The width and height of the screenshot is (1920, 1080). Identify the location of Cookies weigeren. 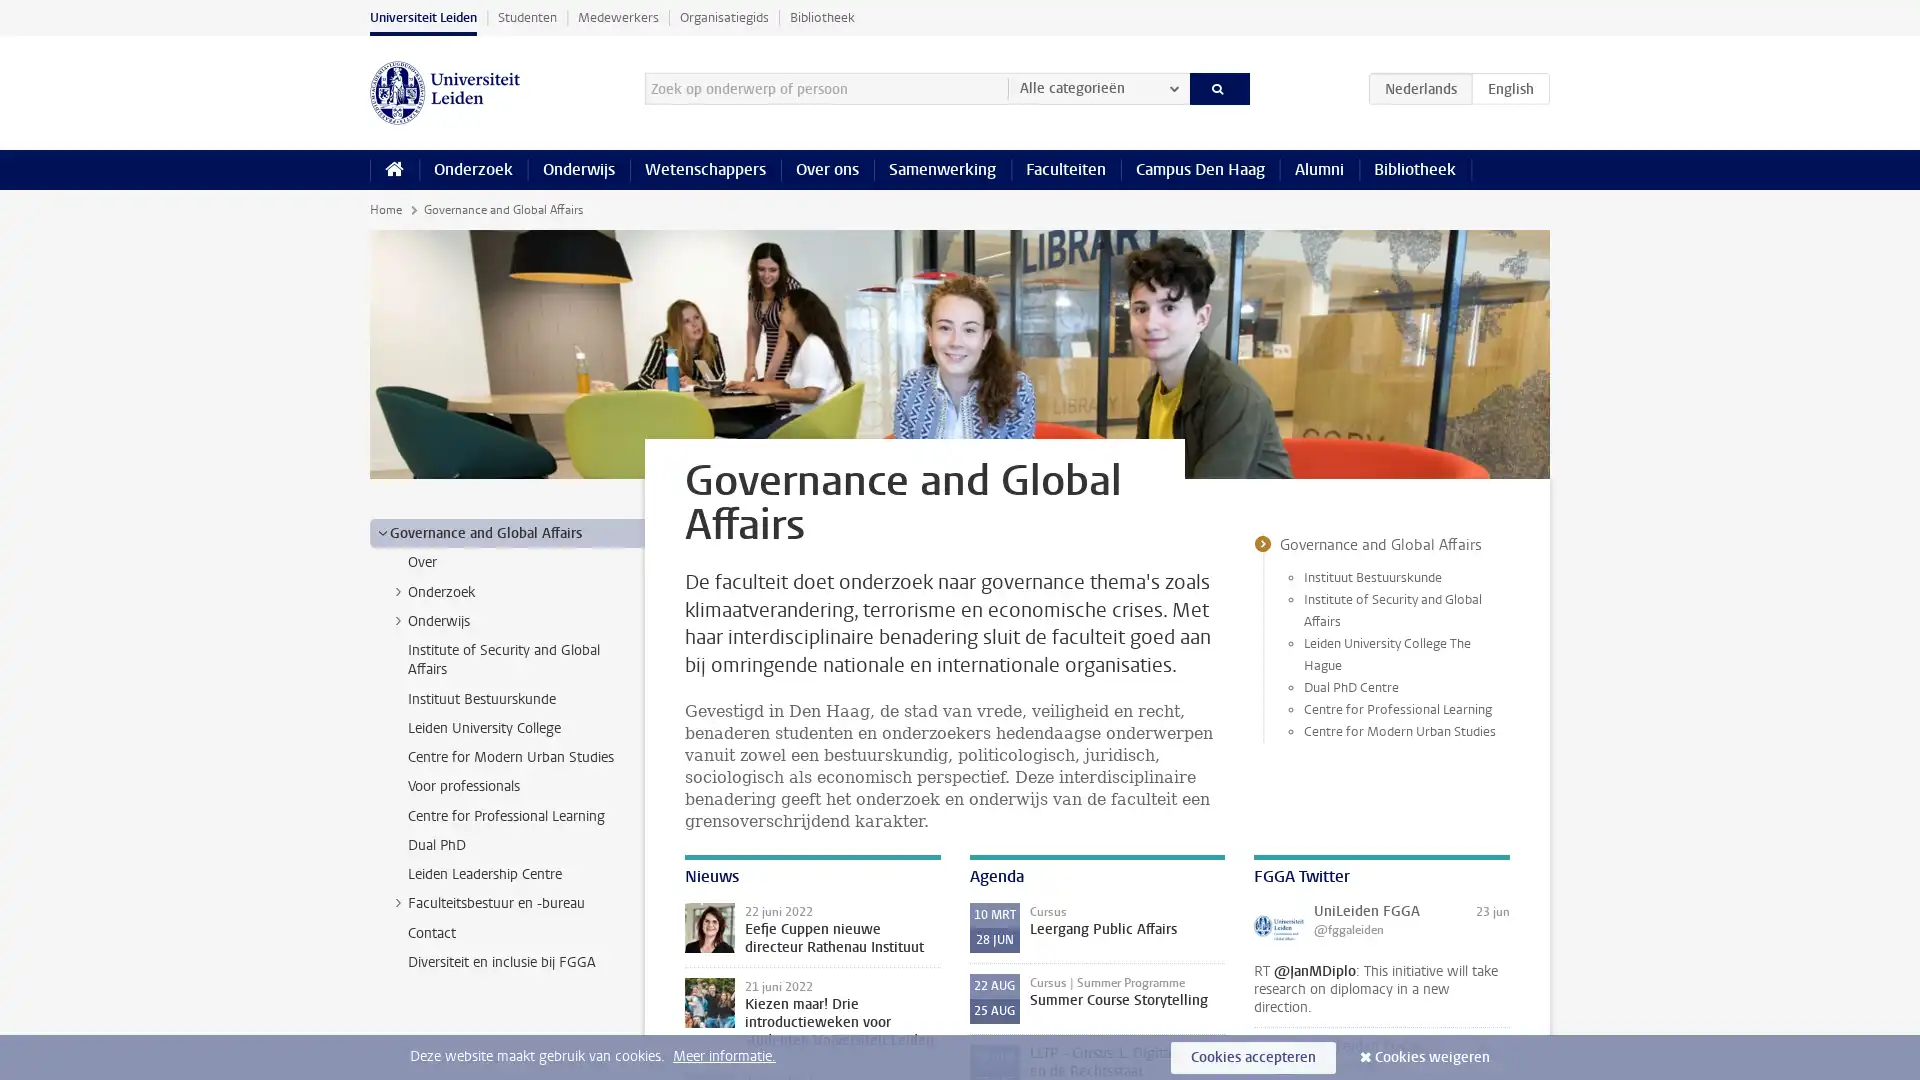
(1431, 1056).